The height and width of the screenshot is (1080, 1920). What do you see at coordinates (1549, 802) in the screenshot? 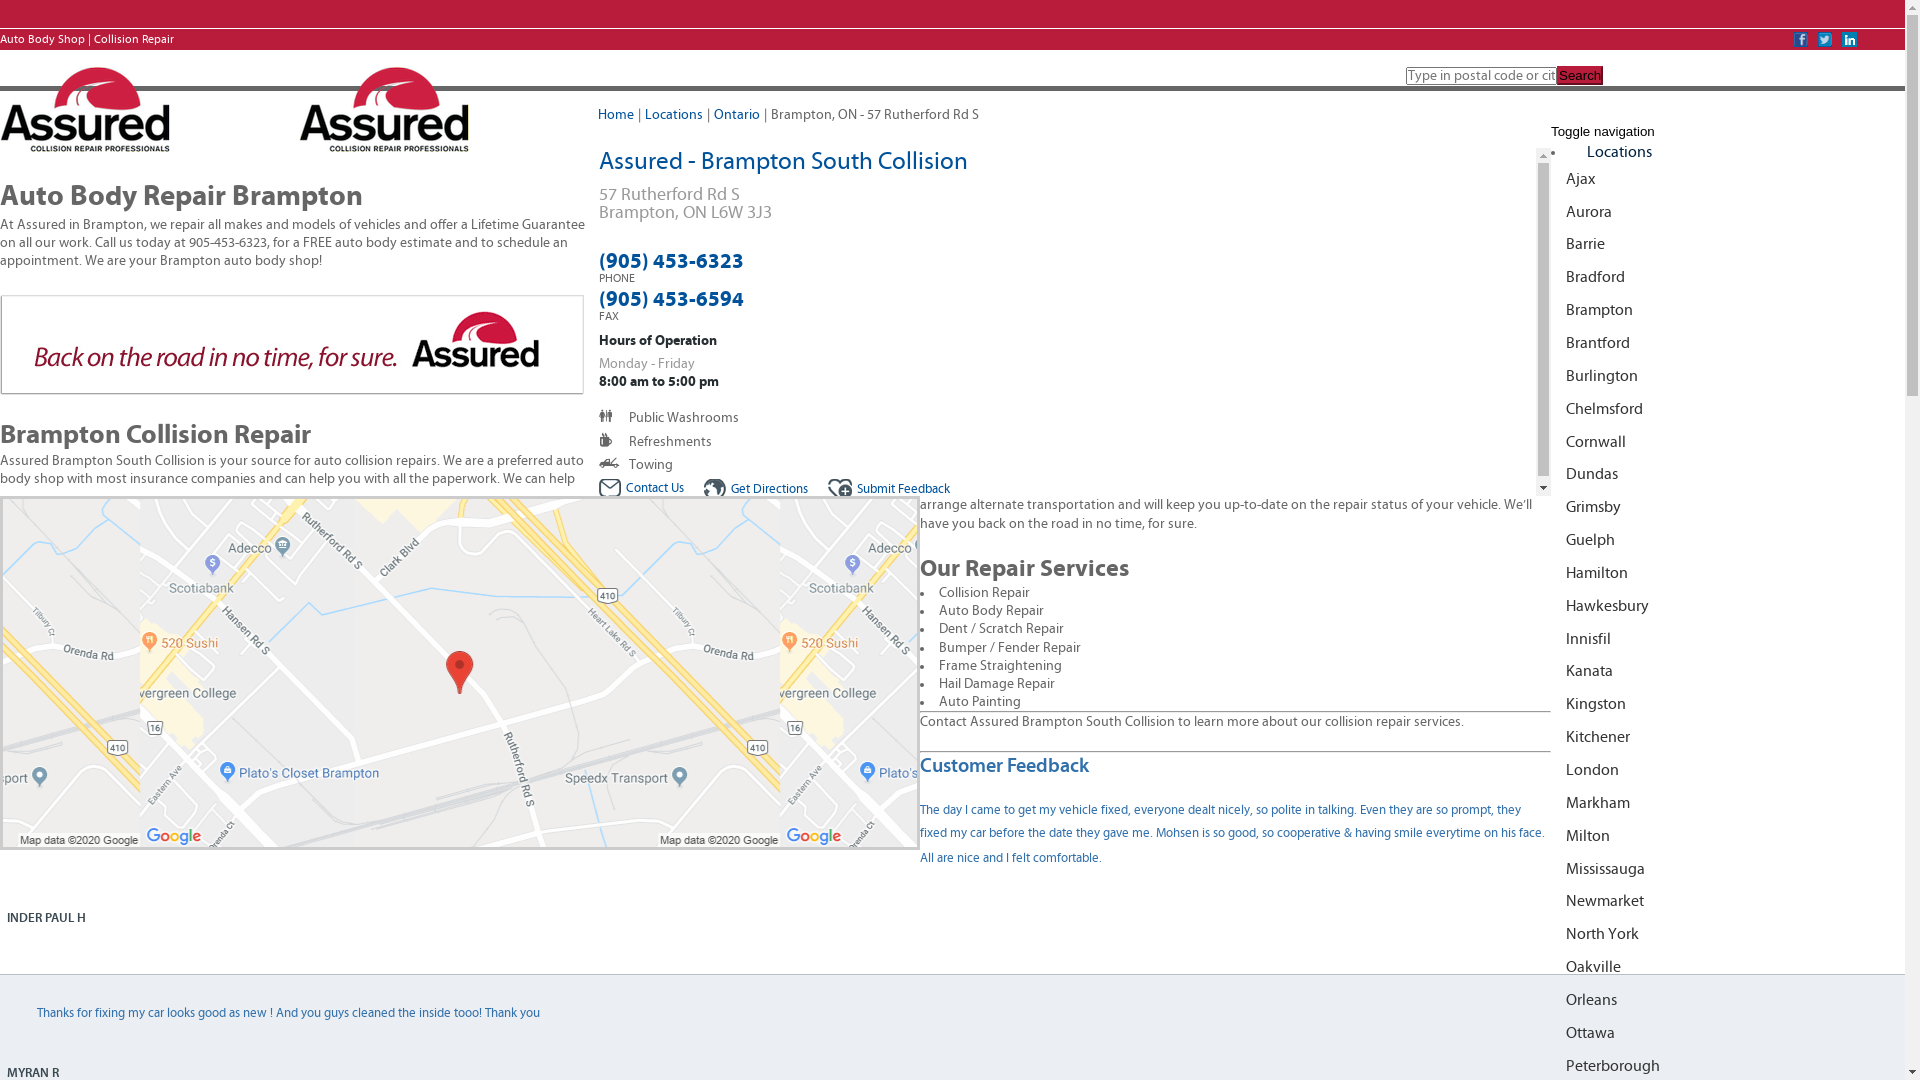
I see `'Markham'` at bounding box center [1549, 802].